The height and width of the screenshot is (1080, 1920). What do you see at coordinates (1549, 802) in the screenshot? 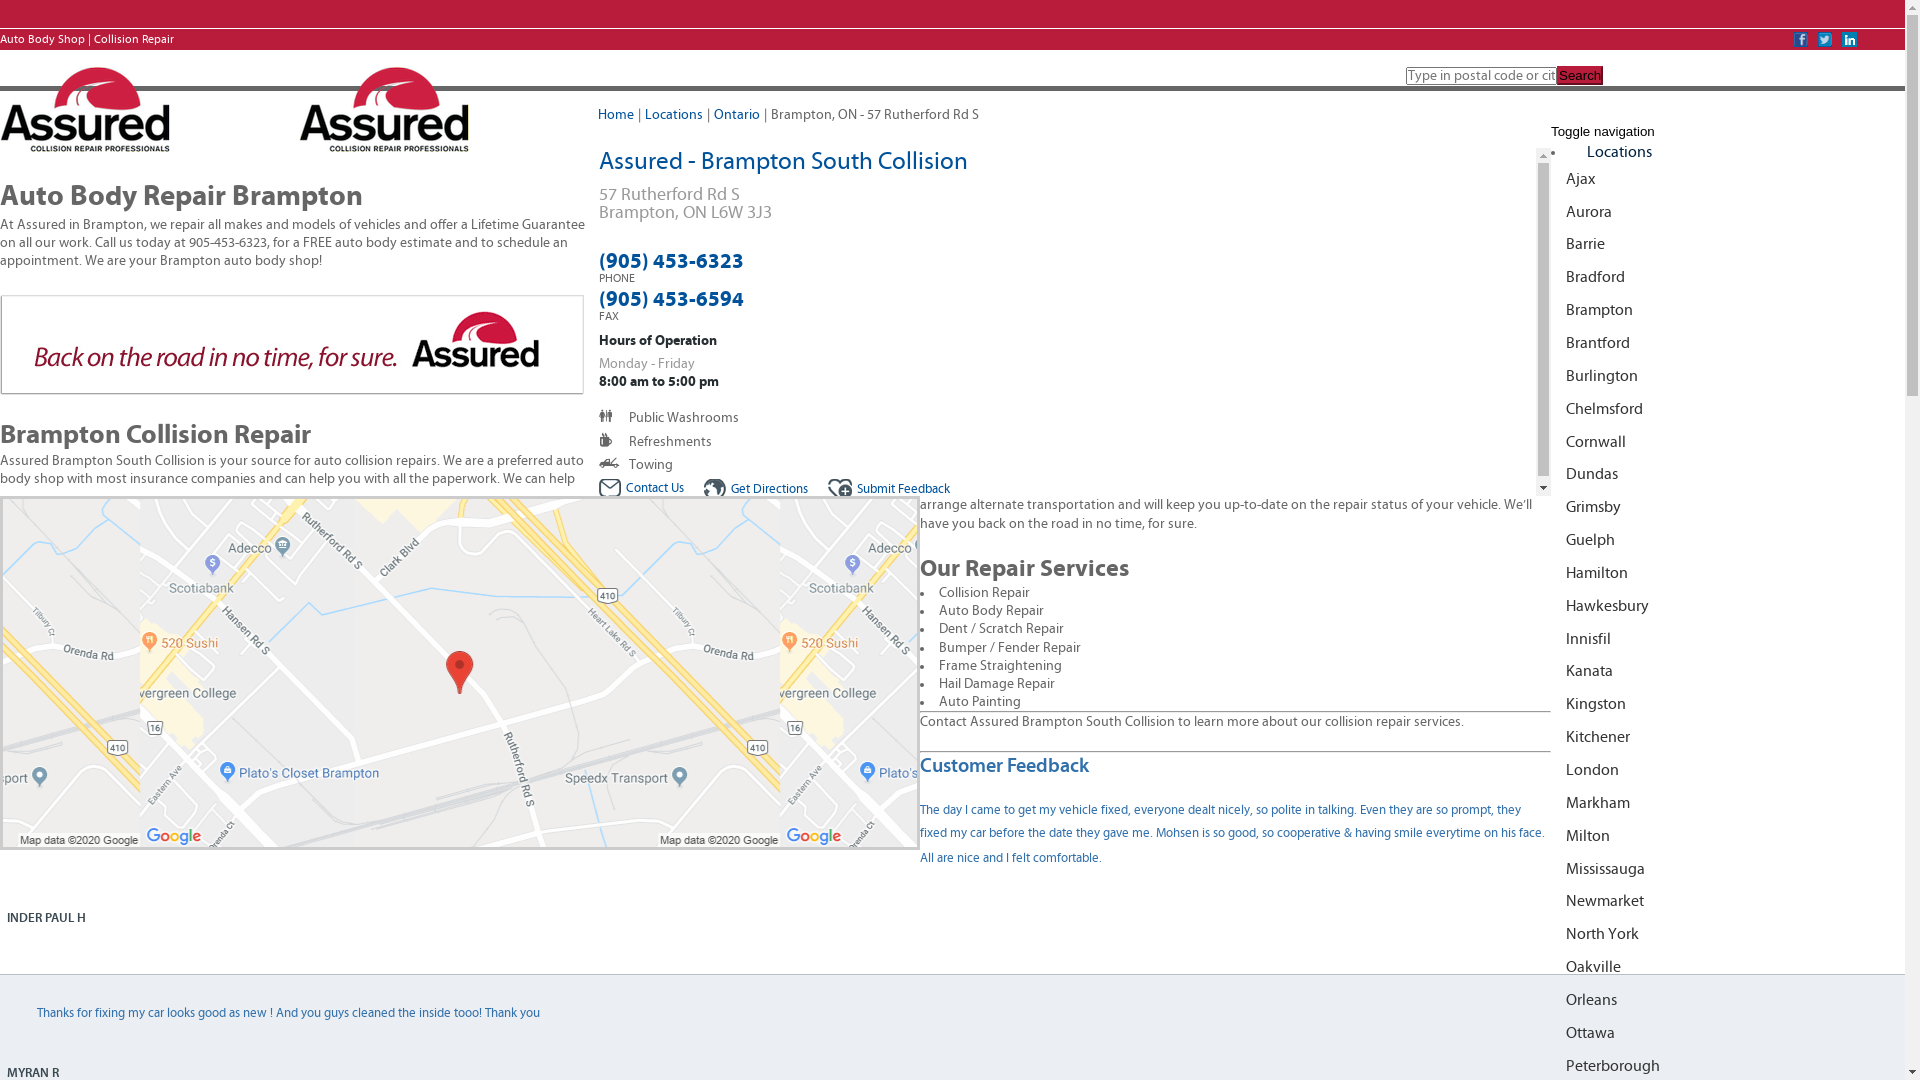
I see `'Markham'` at bounding box center [1549, 802].